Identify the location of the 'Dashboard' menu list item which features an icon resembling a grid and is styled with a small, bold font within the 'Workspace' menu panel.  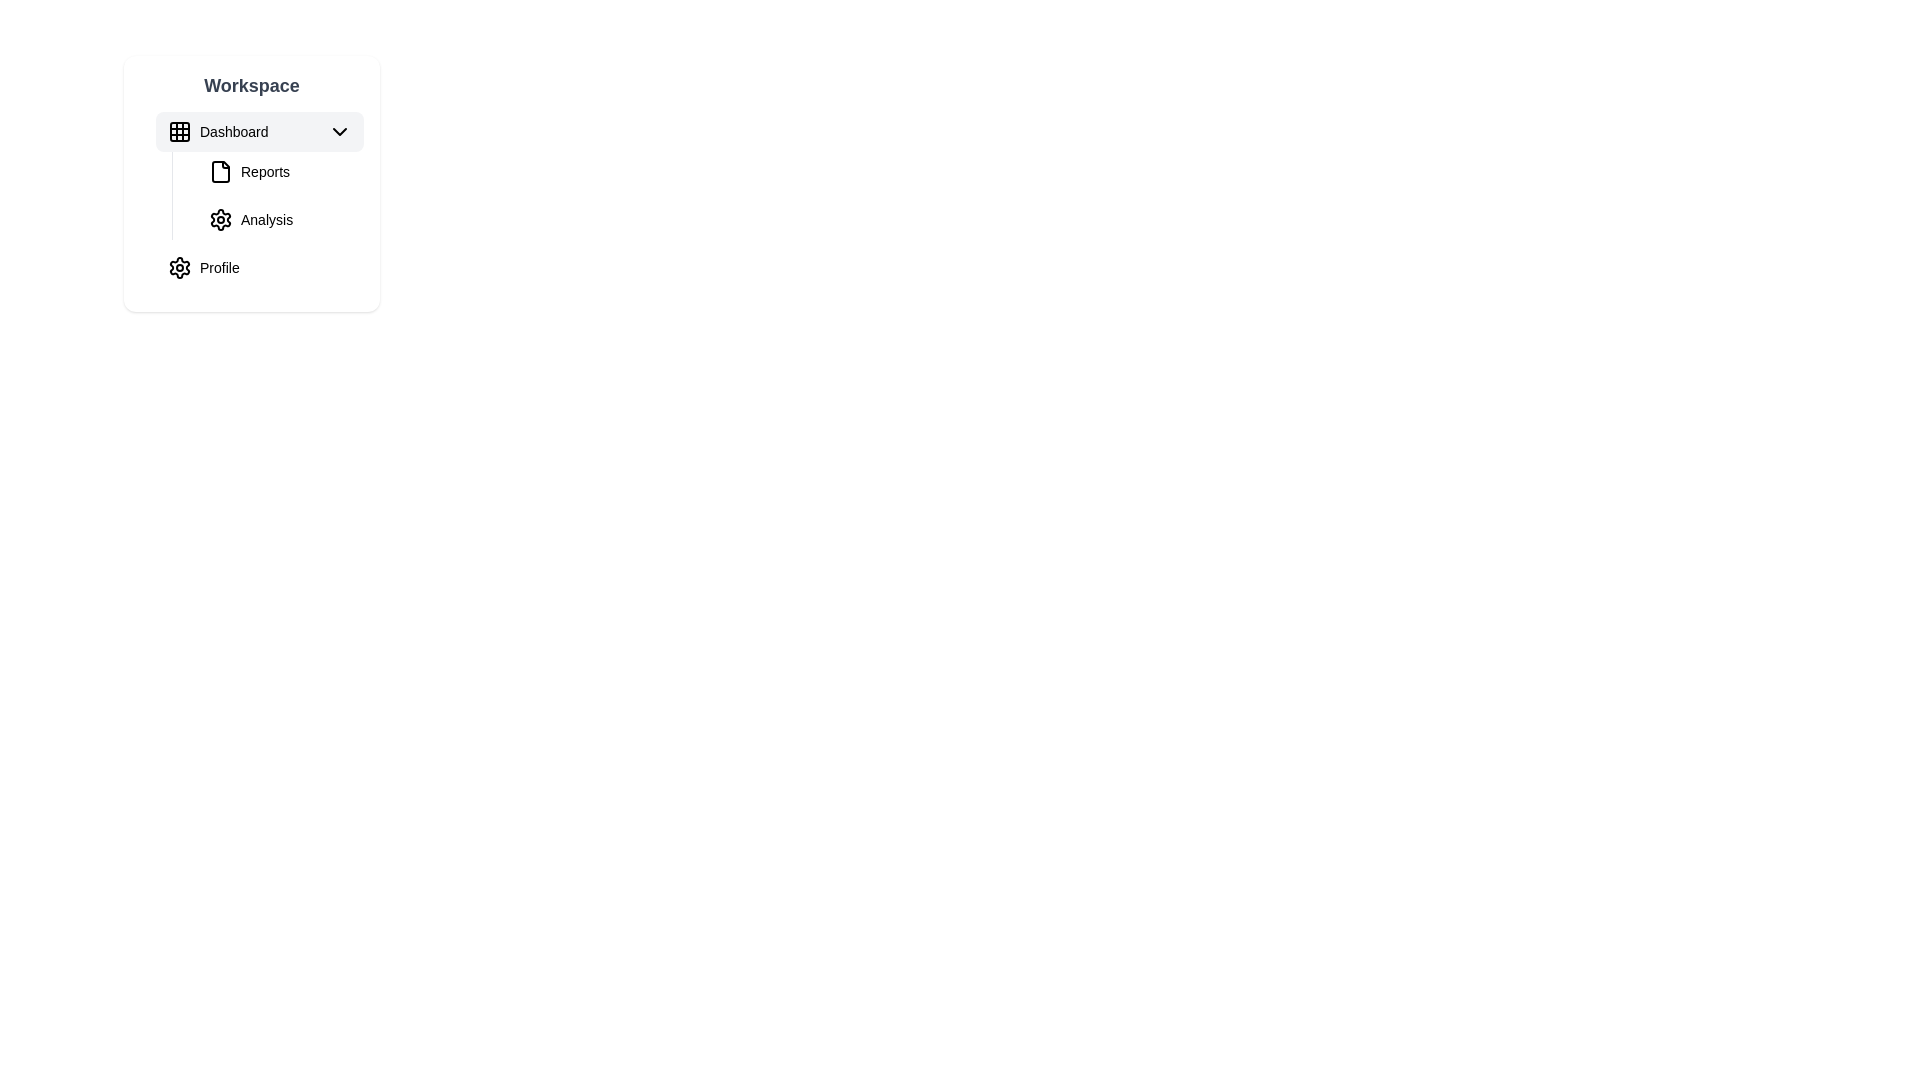
(218, 131).